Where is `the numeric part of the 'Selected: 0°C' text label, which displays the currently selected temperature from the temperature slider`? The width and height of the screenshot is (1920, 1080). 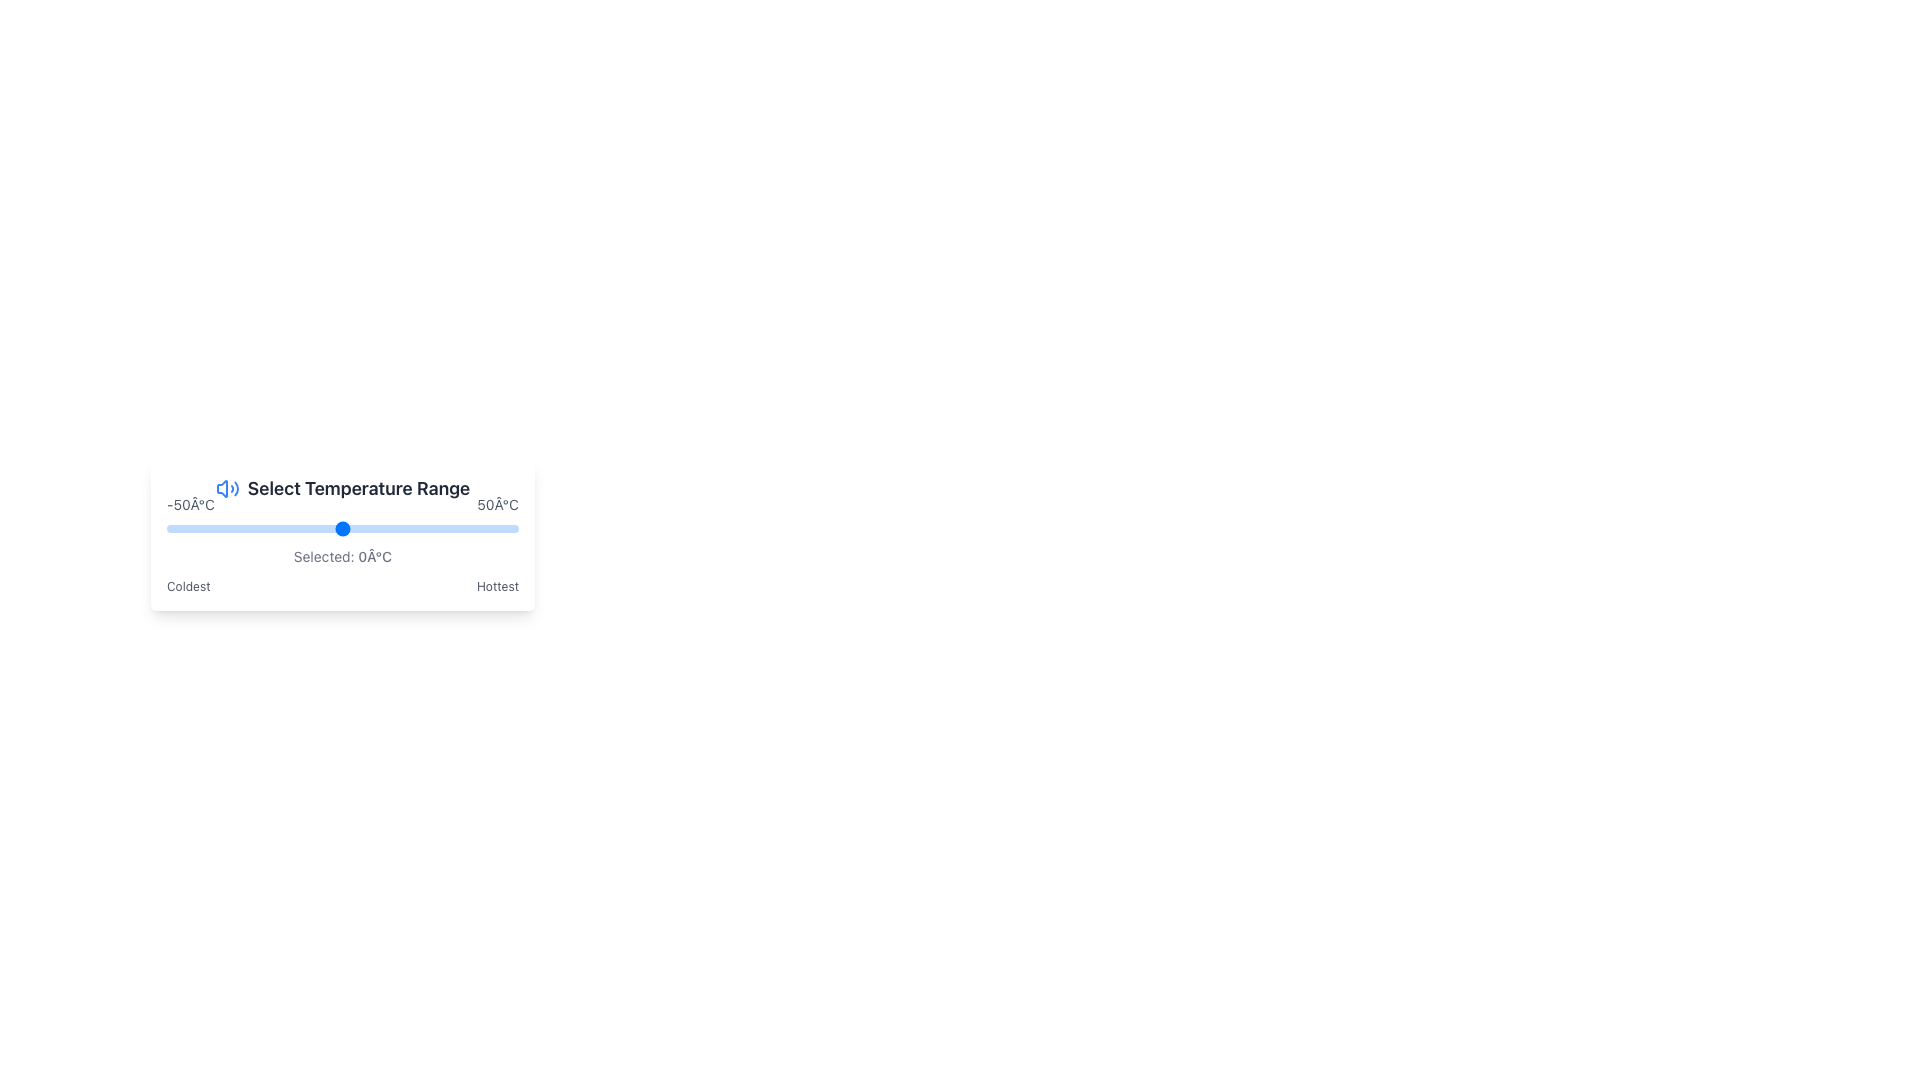
the numeric part of the 'Selected: 0°C' text label, which displays the currently selected temperature from the temperature slider is located at coordinates (375, 556).